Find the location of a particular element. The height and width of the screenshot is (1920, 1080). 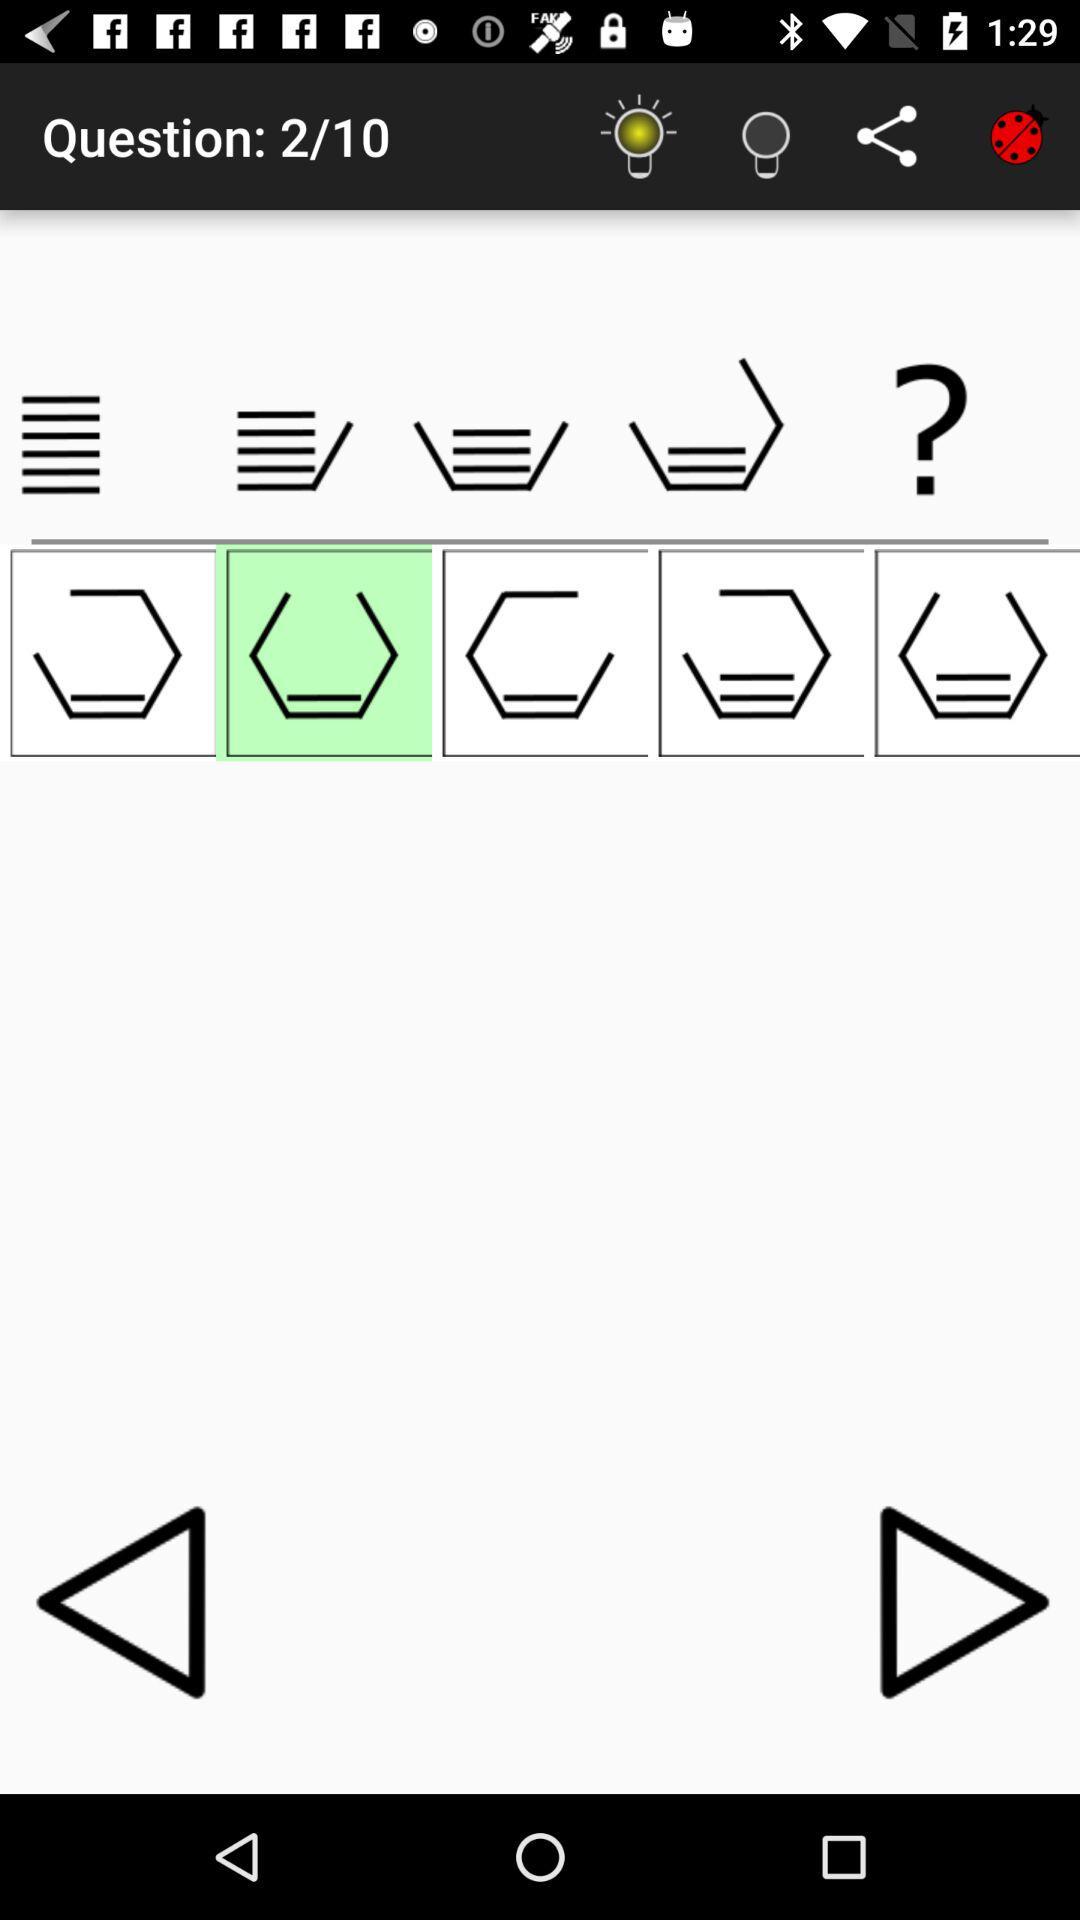

item to the right of question: 2/10 app is located at coordinates (639, 135).